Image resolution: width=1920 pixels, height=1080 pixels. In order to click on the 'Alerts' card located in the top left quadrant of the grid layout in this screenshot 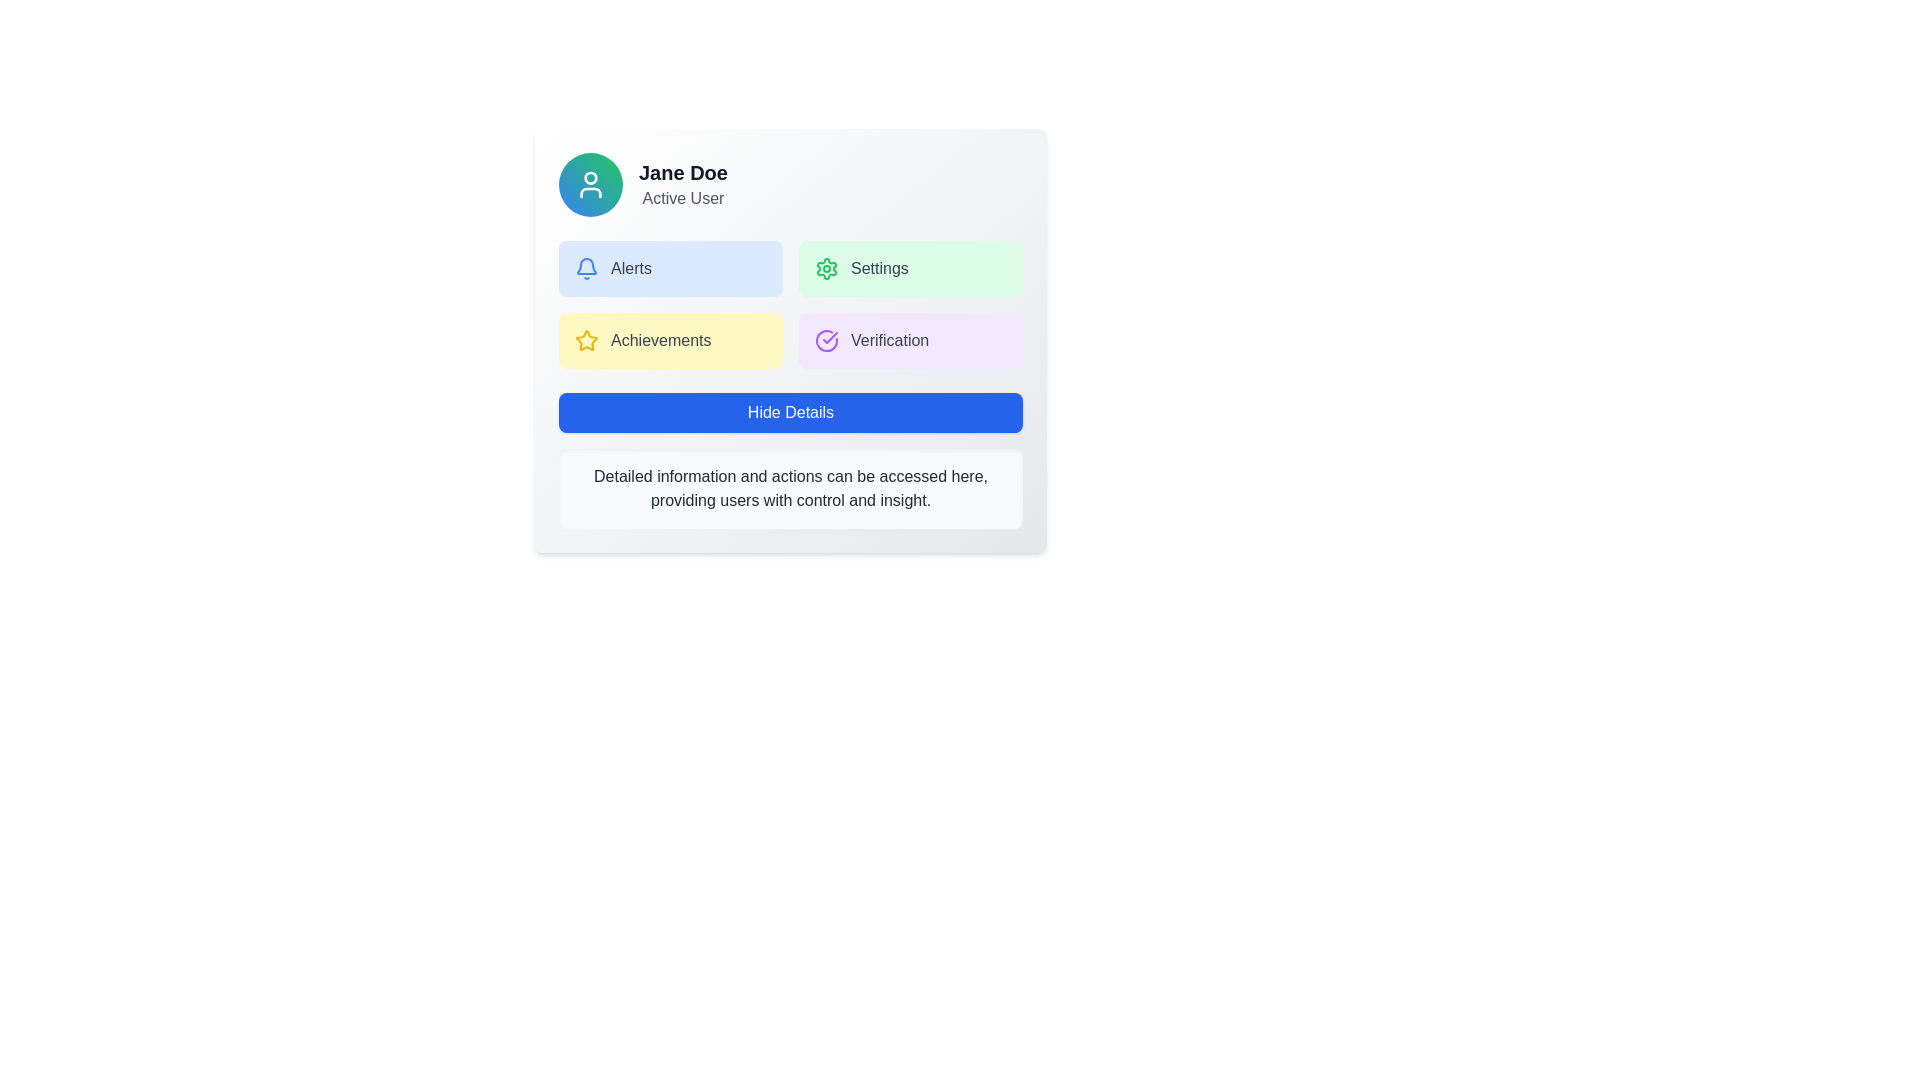, I will do `click(671, 268)`.